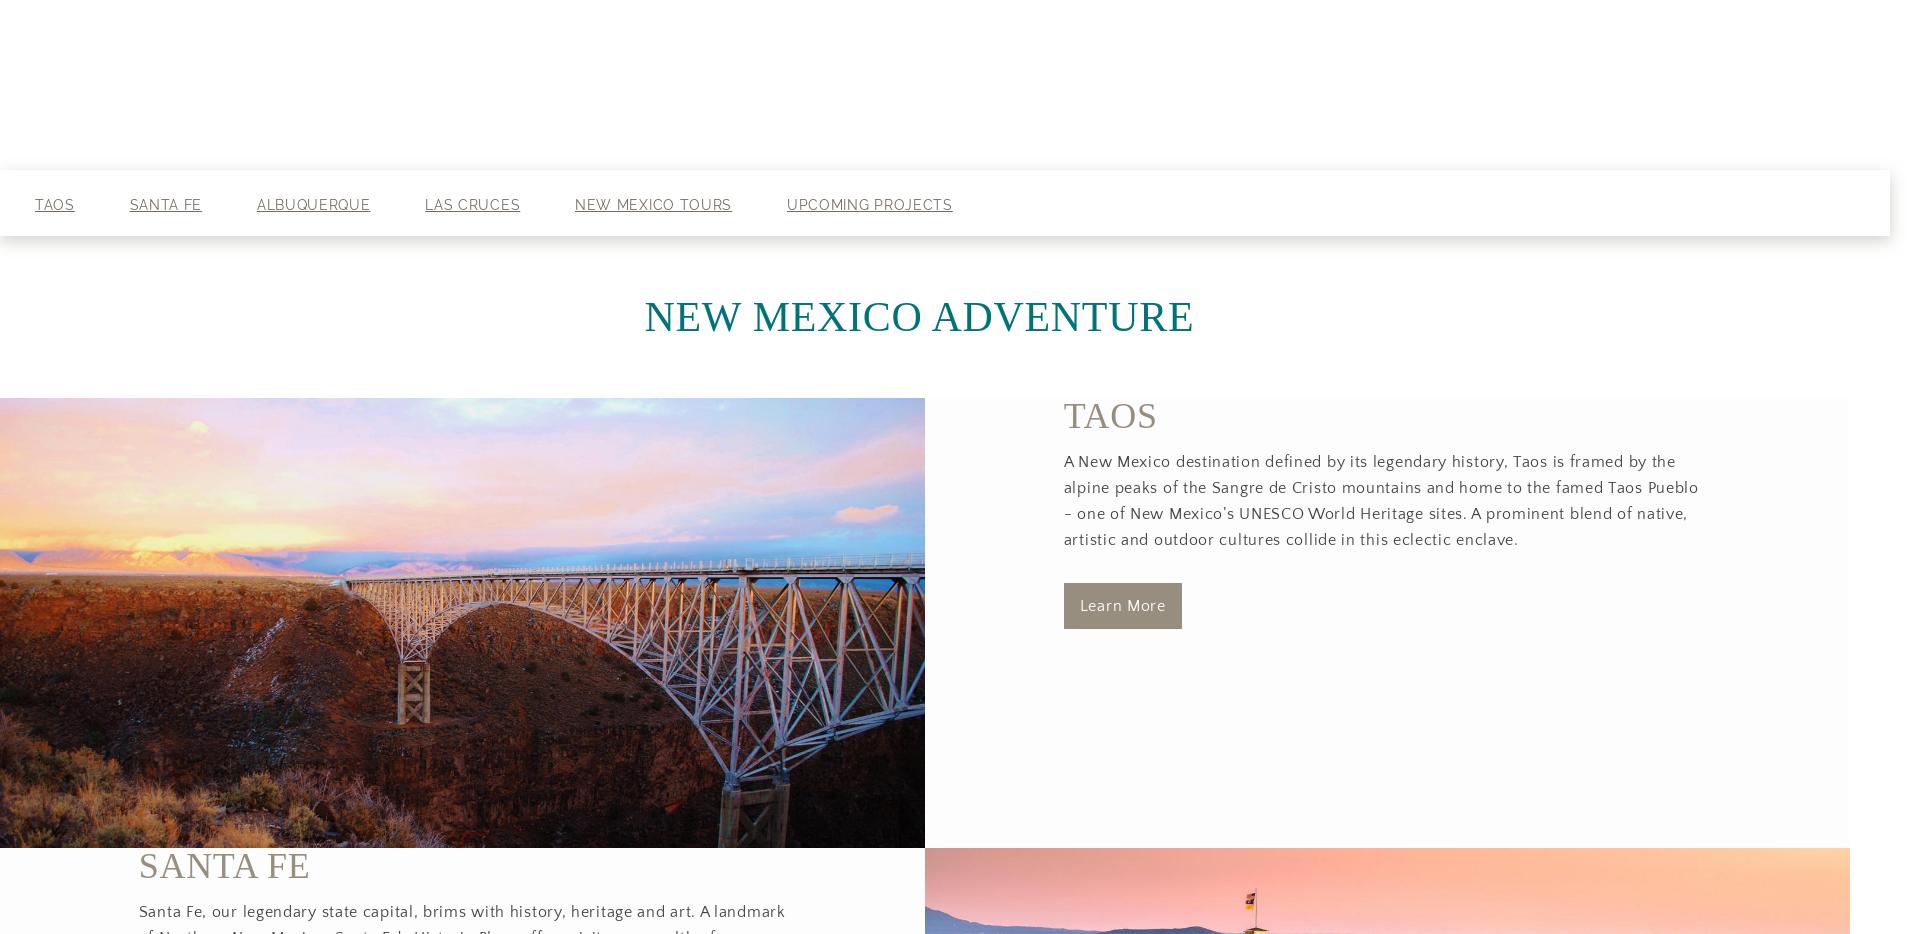  What do you see at coordinates (165, 204) in the screenshot?
I see `'Santa Fe'` at bounding box center [165, 204].